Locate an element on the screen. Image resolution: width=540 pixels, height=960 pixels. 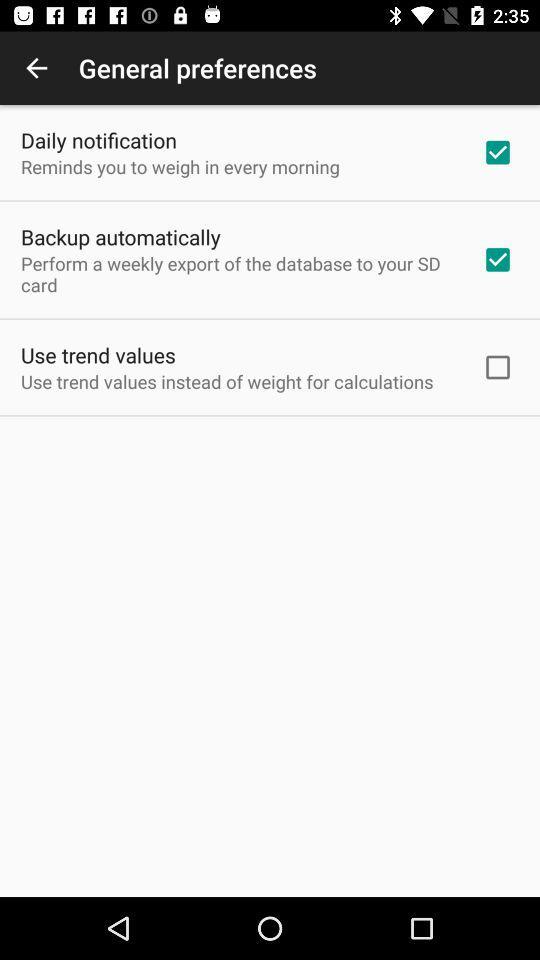
the icon above perform a weekly app is located at coordinates (120, 237).